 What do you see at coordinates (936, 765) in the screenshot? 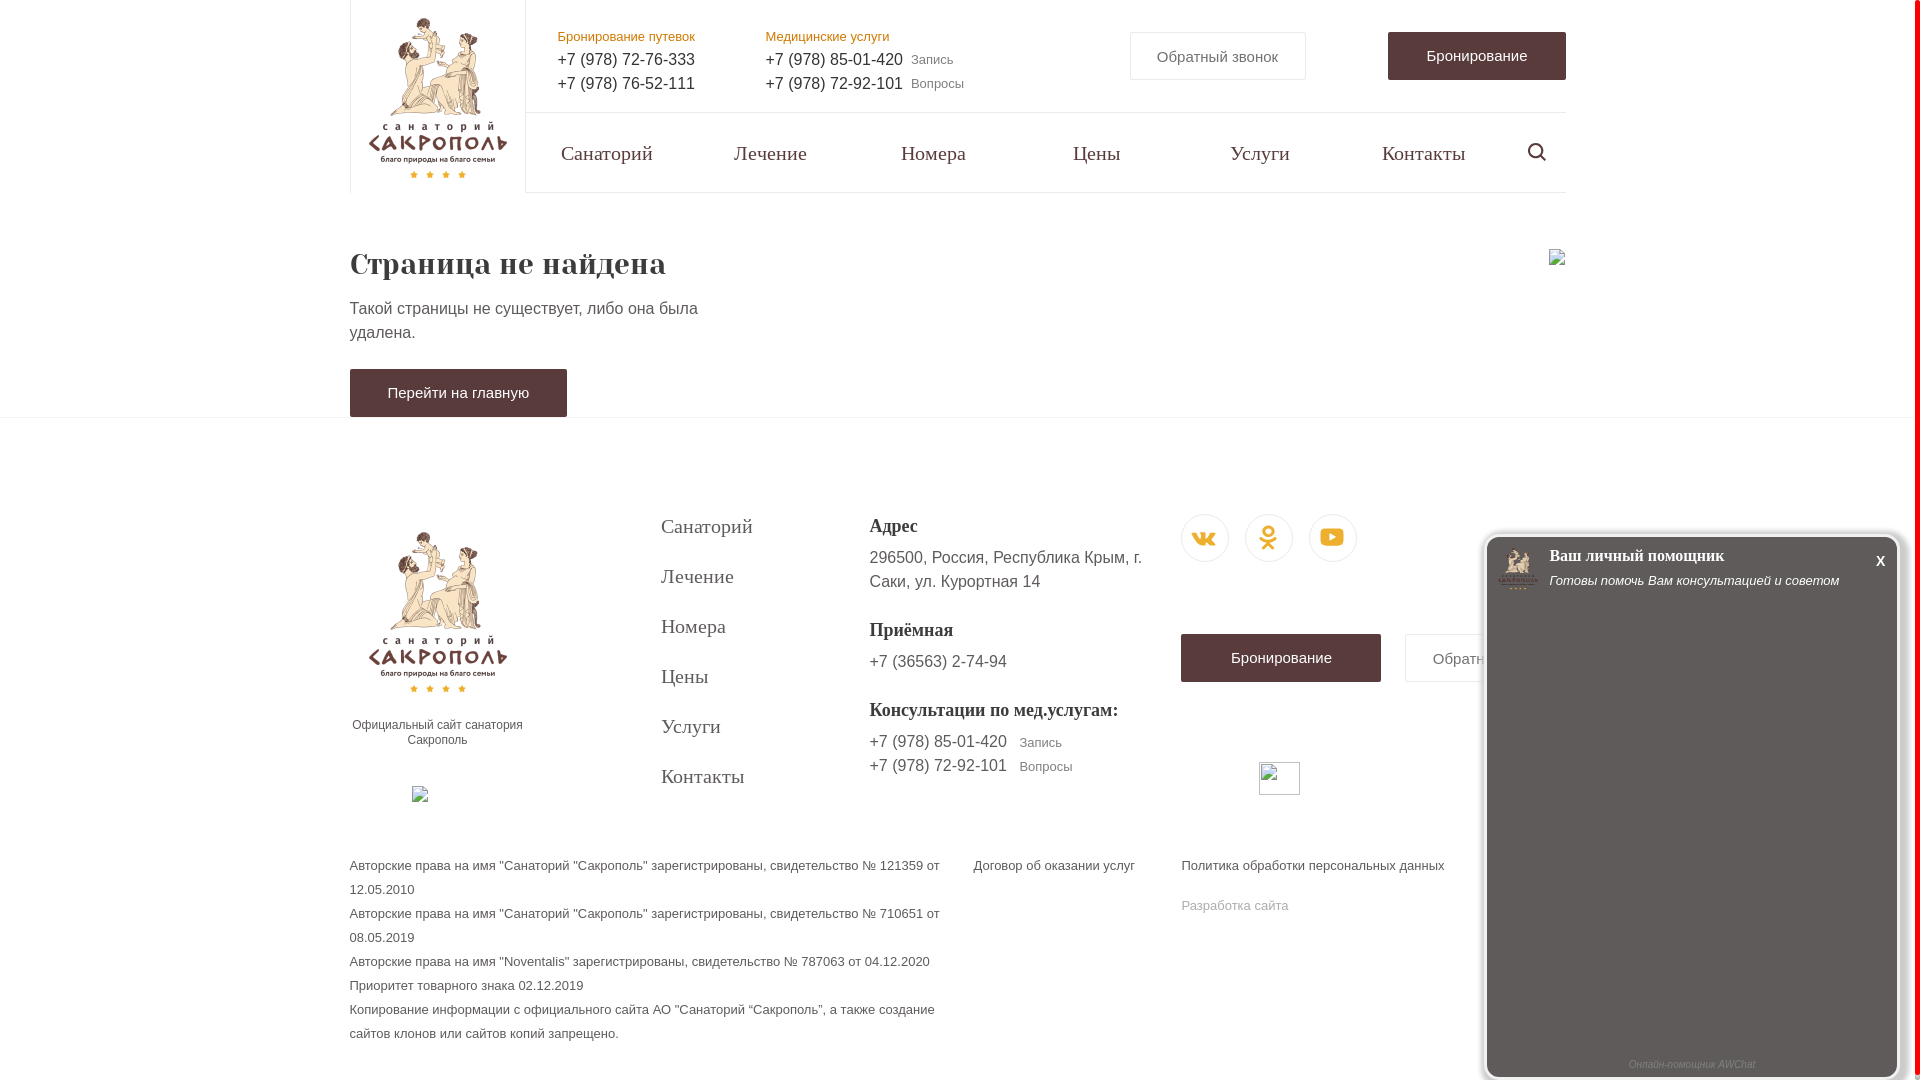
I see `'+7 (978) 72-92-101'` at bounding box center [936, 765].